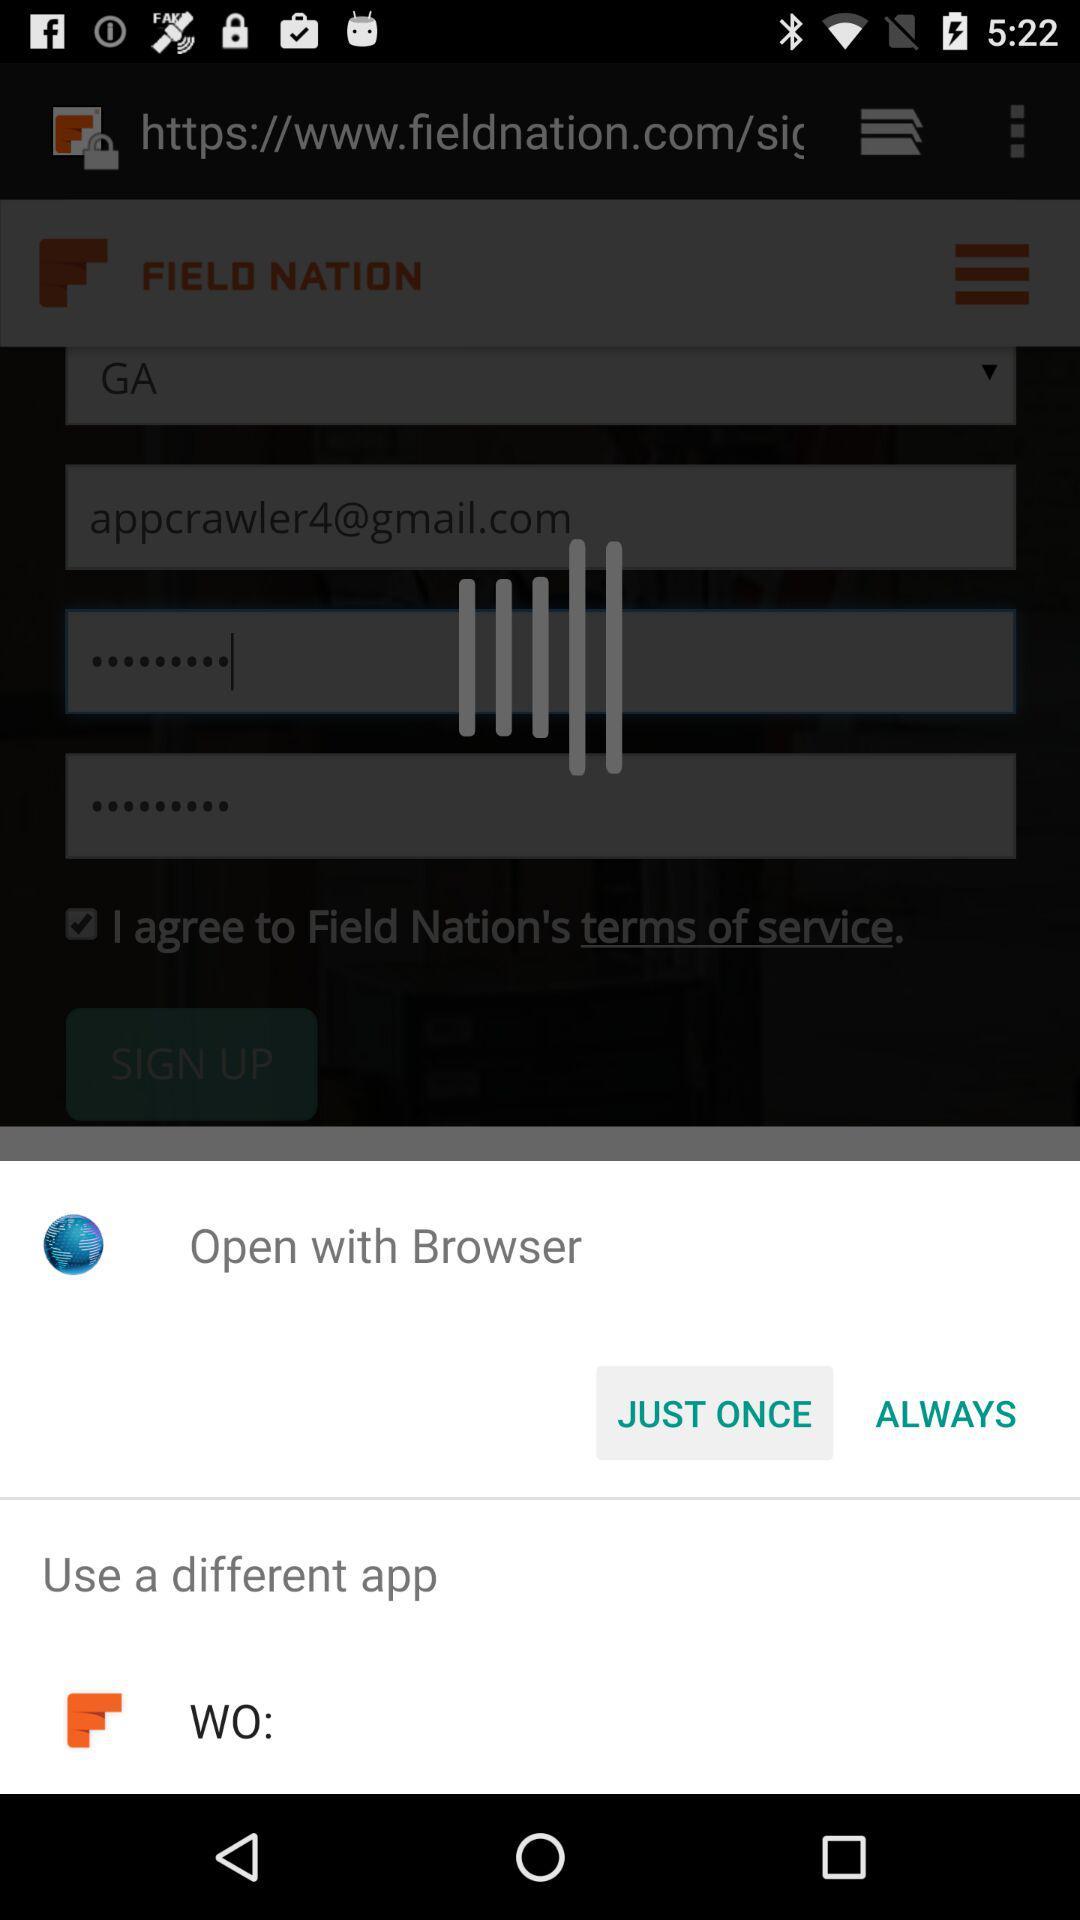  What do you see at coordinates (713, 1411) in the screenshot?
I see `the item next to always` at bounding box center [713, 1411].